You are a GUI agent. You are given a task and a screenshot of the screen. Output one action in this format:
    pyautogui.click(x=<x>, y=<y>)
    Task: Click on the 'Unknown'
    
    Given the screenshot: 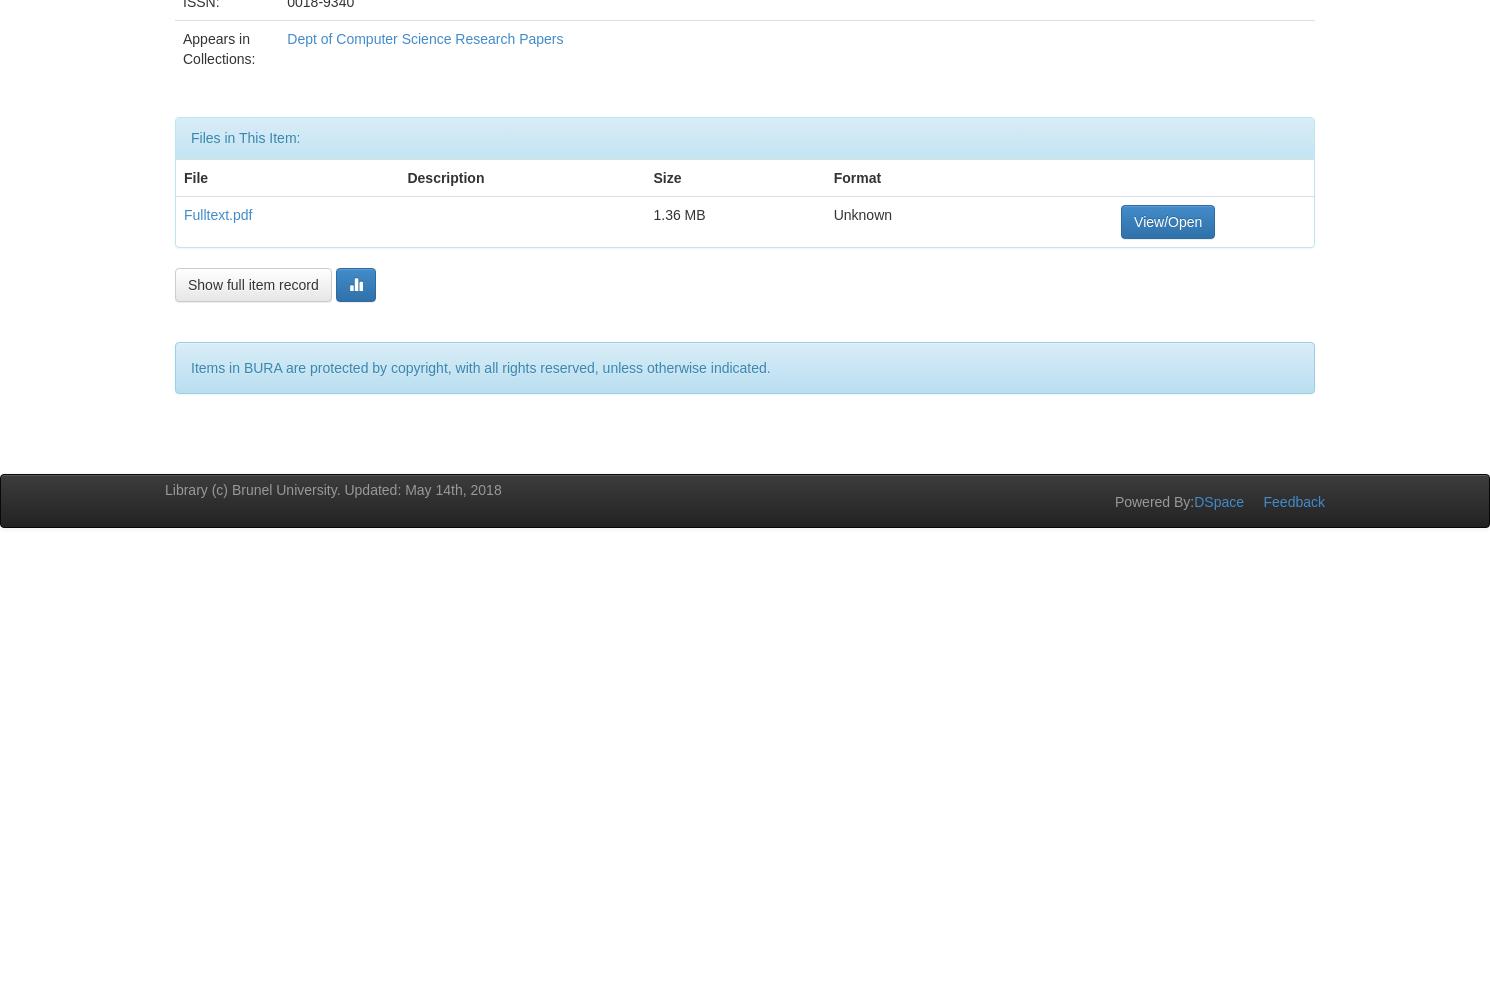 What is the action you would take?
    pyautogui.click(x=861, y=213)
    